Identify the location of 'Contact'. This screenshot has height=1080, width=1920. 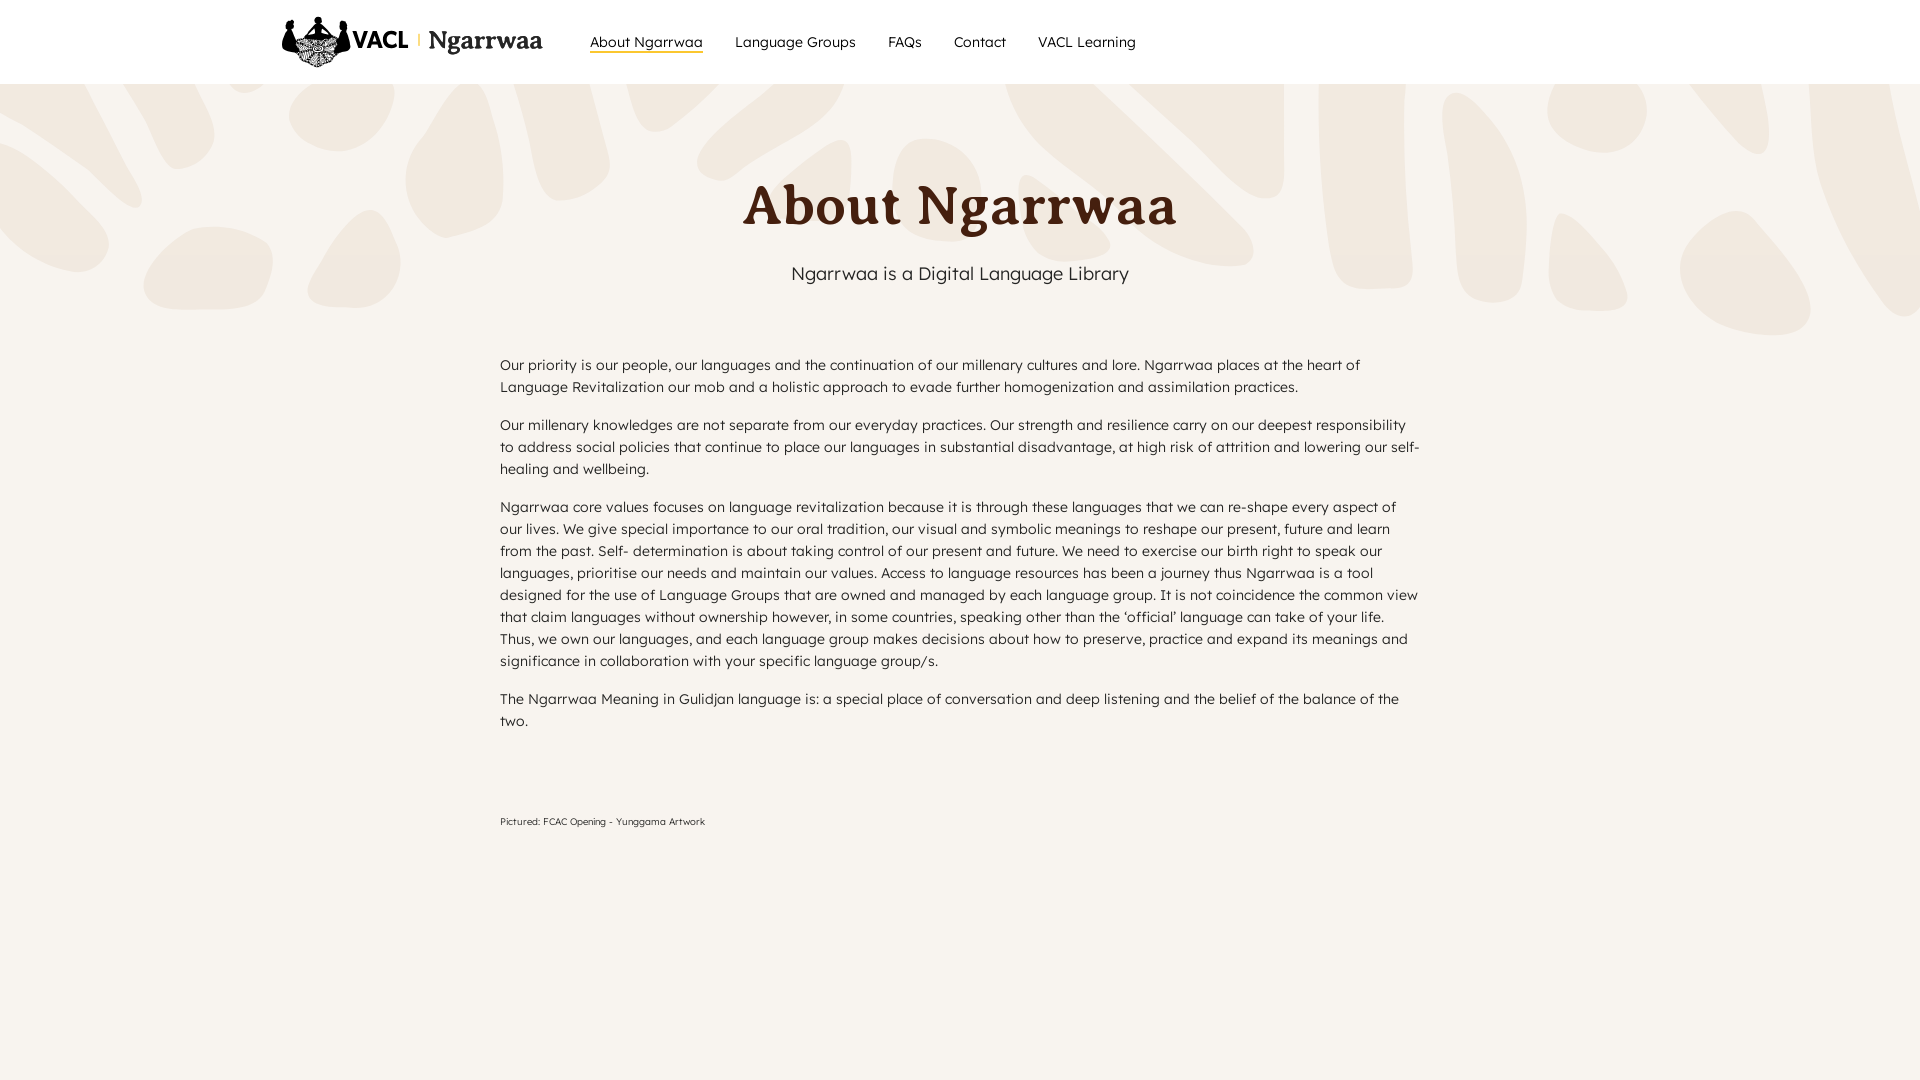
(979, 42).